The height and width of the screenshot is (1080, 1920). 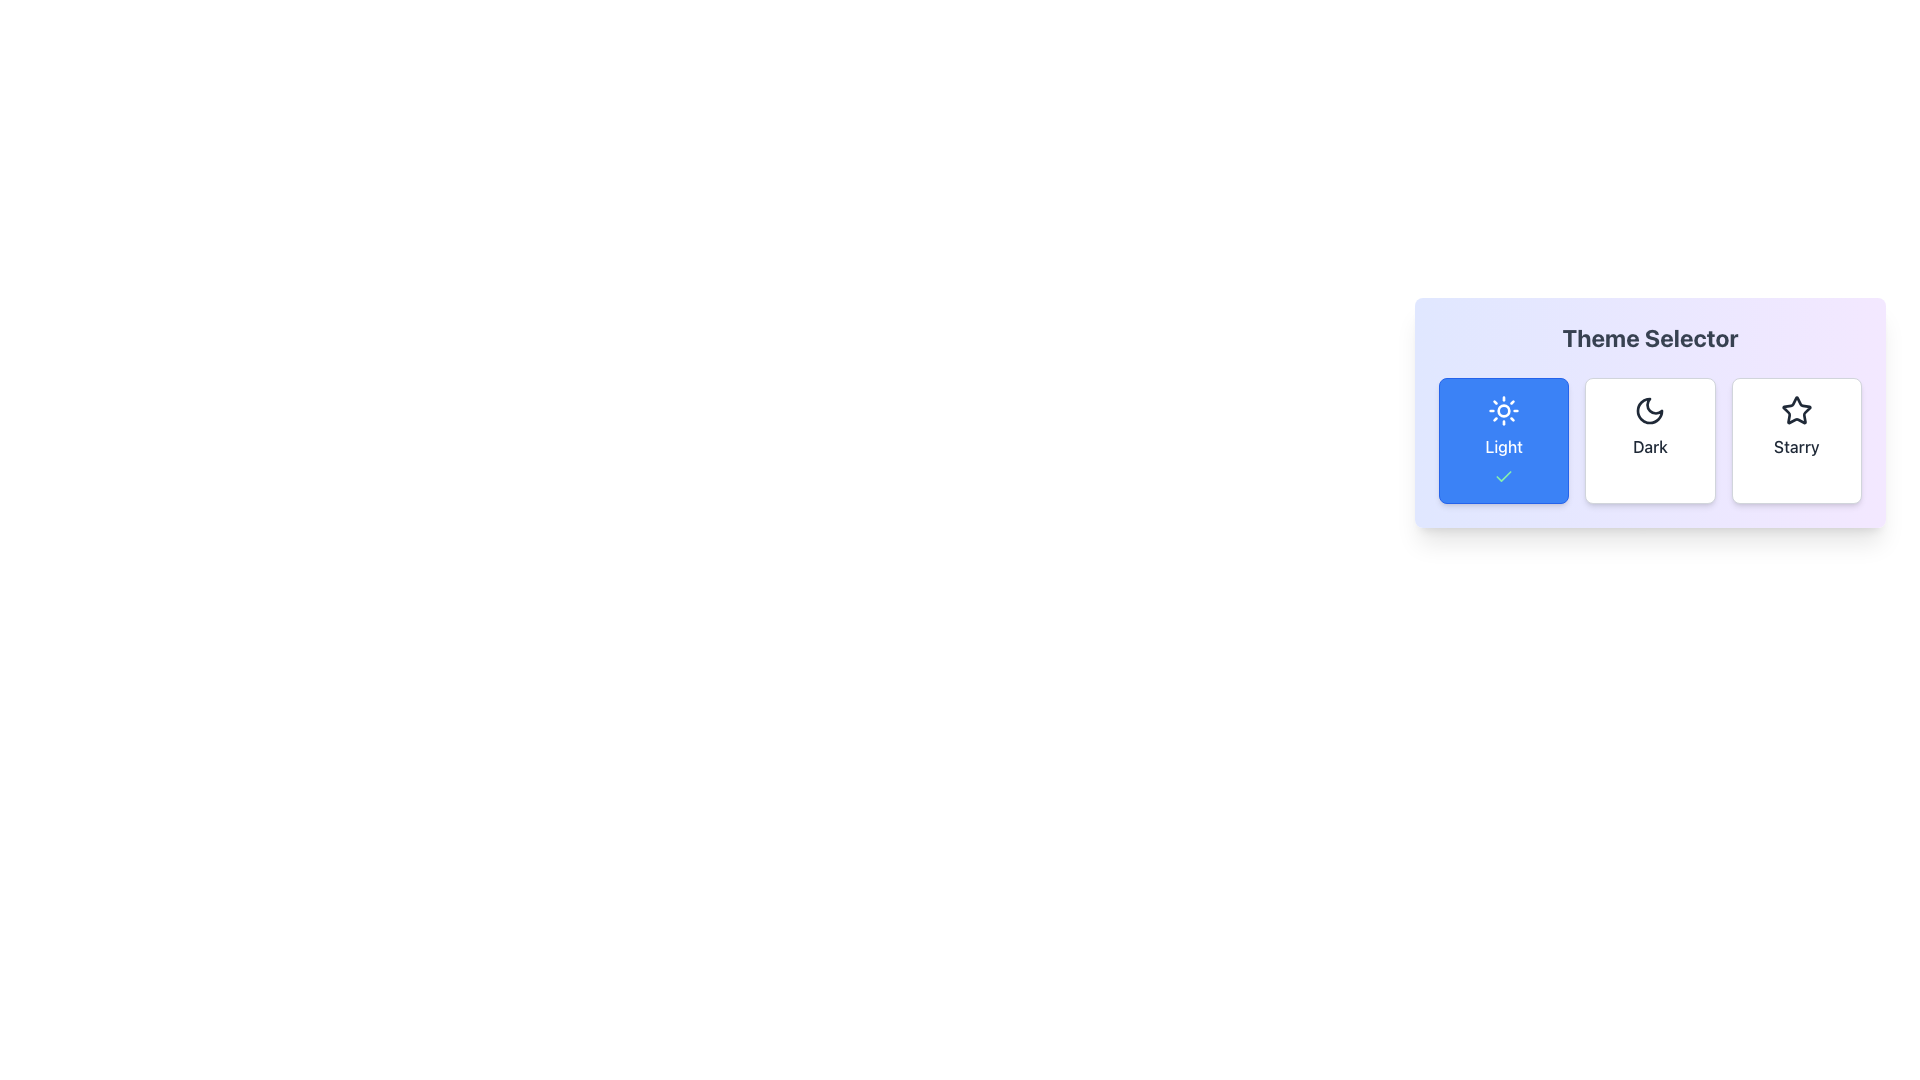 What do you see at coordinates (1650, 411) in the screenshot?
I see `one of the theme options within the 'Theme Selector' card-like component, which displays options 'Light', 'Dark', and 'Starry'` at bounding box center [1650, 411].